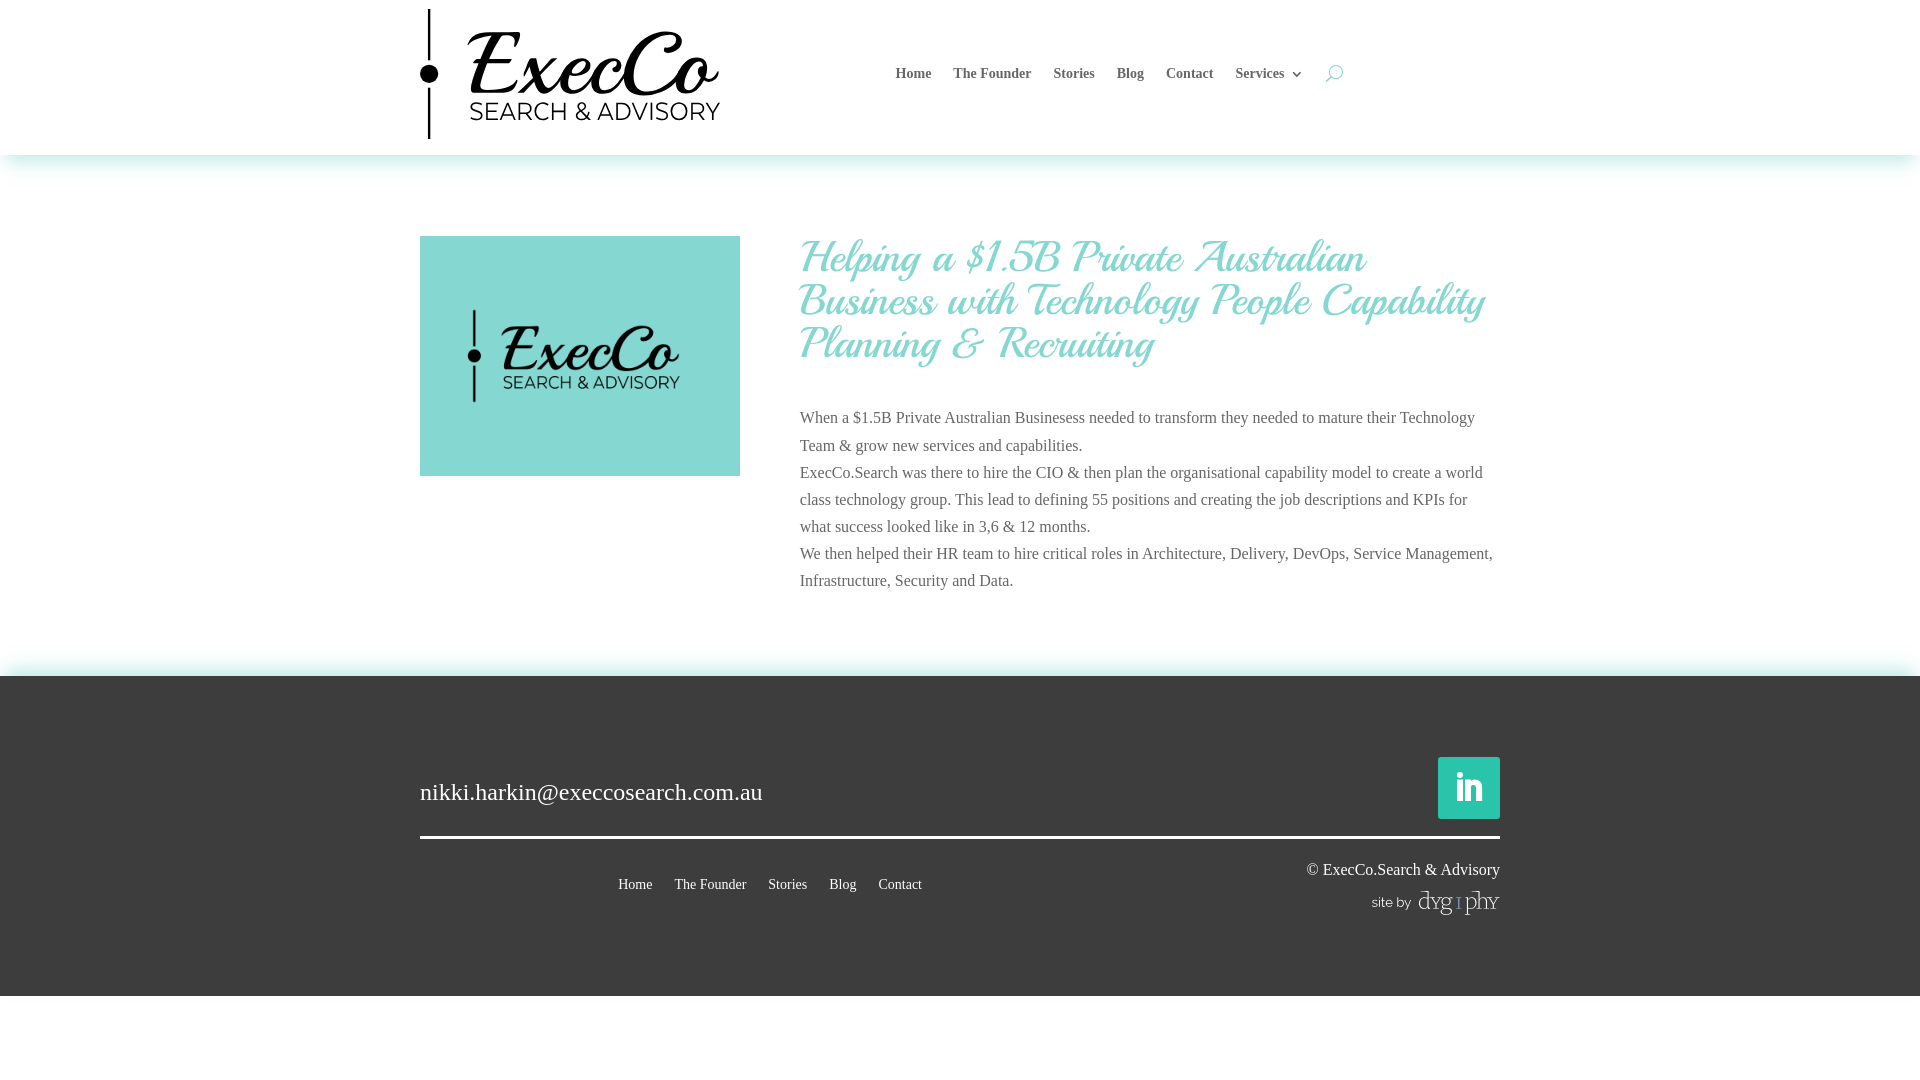 This screenshot has width=1920, height=1080. What do you see at coordinates (590, 790) in the screenshot?
I see `'nikki.harkin@execcosearch.com.au'` at bounding box center [590, 790].